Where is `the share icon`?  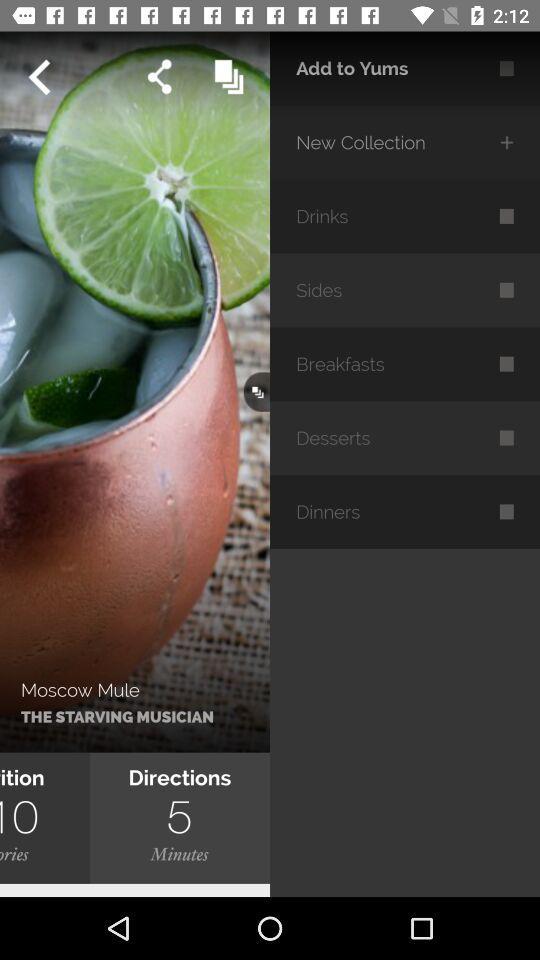
the share icon is located at coordinates (158, 77).